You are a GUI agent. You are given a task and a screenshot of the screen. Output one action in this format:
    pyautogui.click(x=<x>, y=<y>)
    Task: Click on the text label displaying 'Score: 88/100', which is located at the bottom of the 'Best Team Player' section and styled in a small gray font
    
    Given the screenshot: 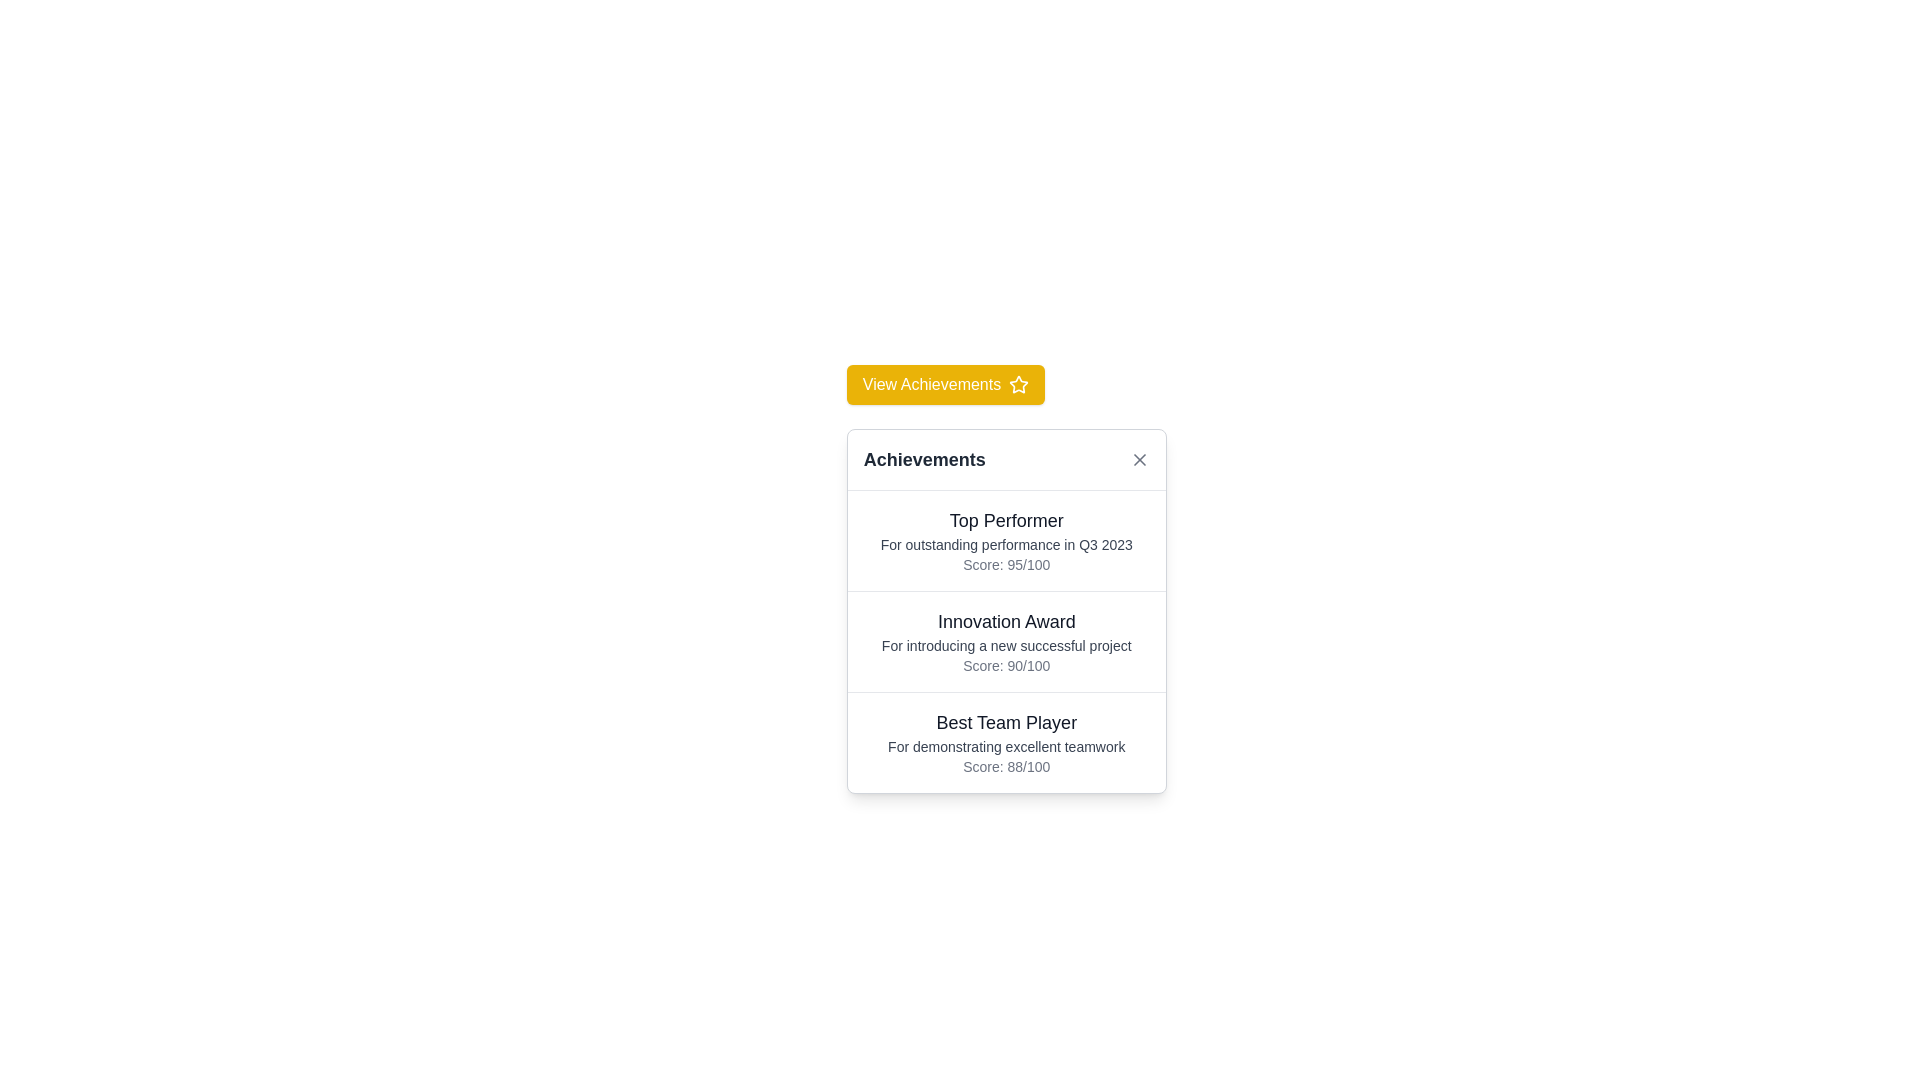 What is the action you would take?
    pyautogui.click(x=1006, y=766)
    